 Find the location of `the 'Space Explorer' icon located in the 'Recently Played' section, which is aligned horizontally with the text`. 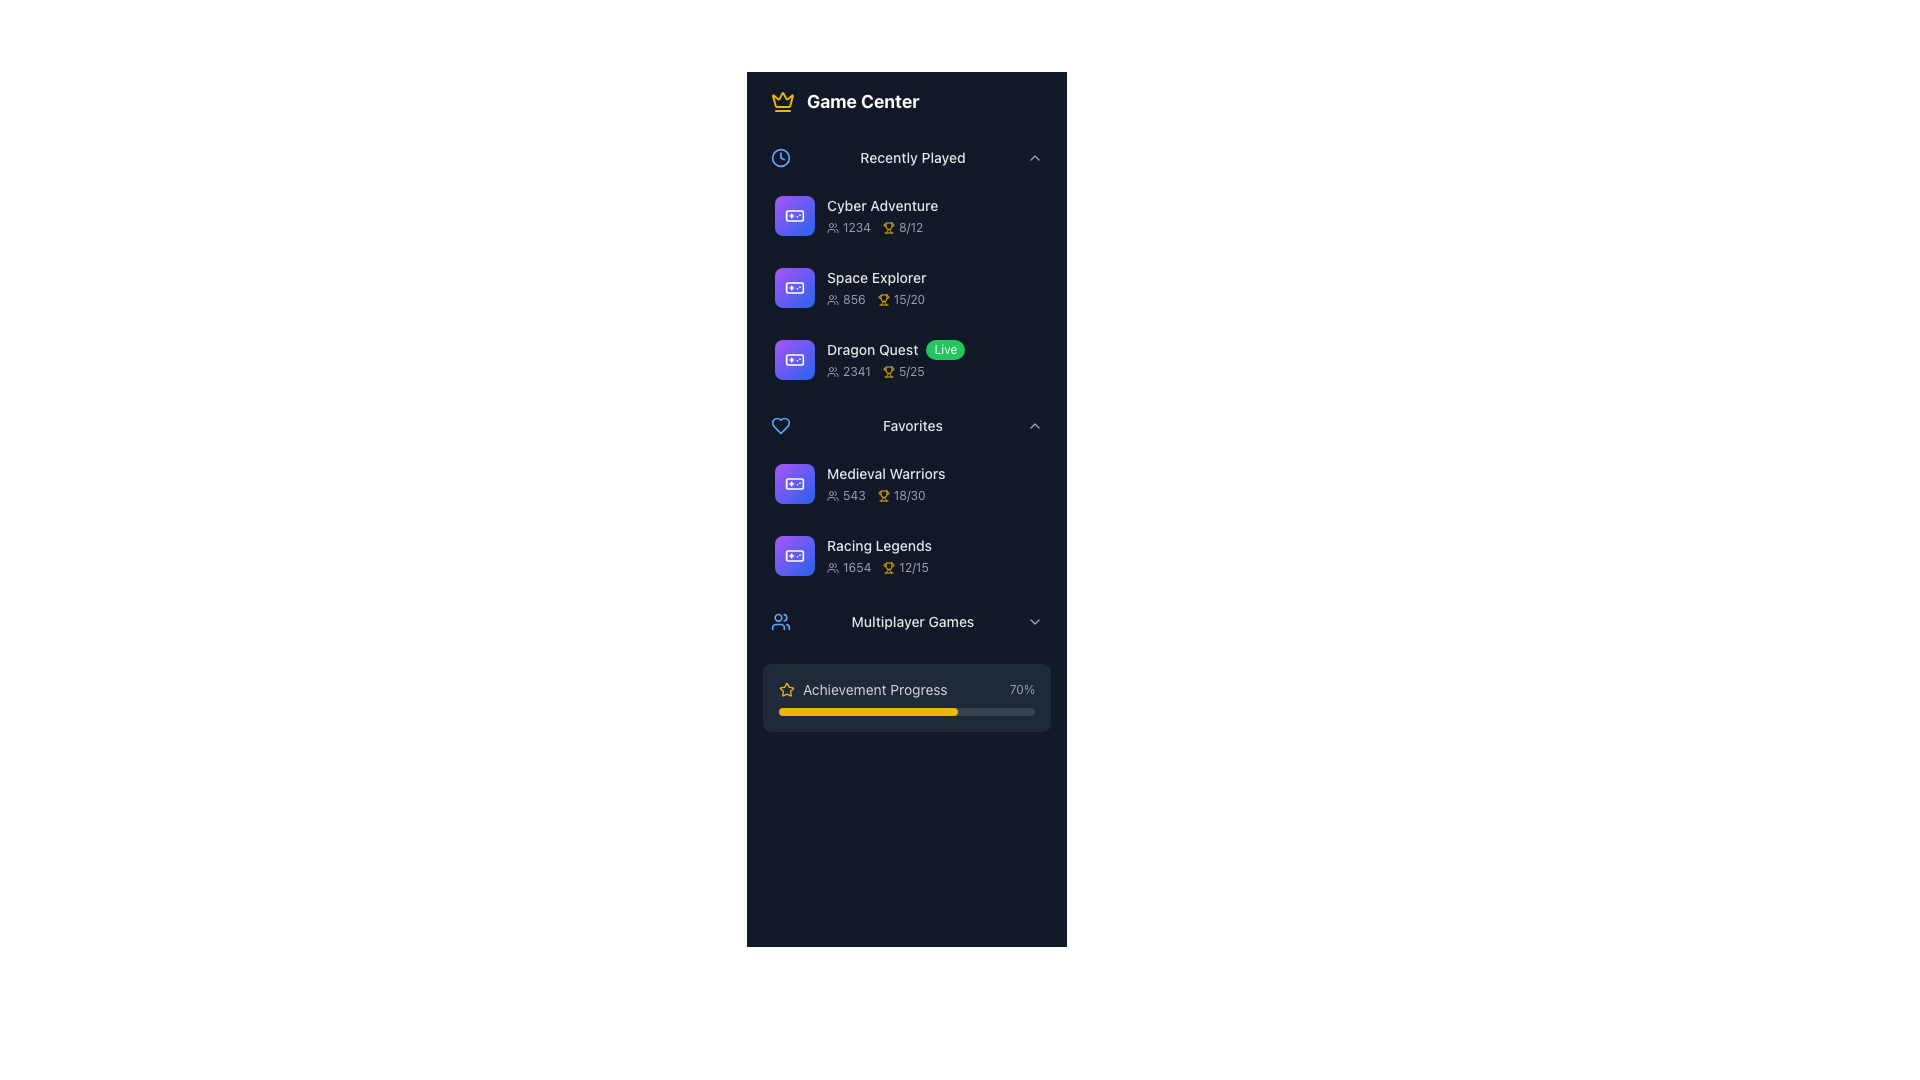

the 'Space Explorer' icon located in the 'Recently Played' section, which is aligned horizontally with the text is located at coordinates (794, 288).